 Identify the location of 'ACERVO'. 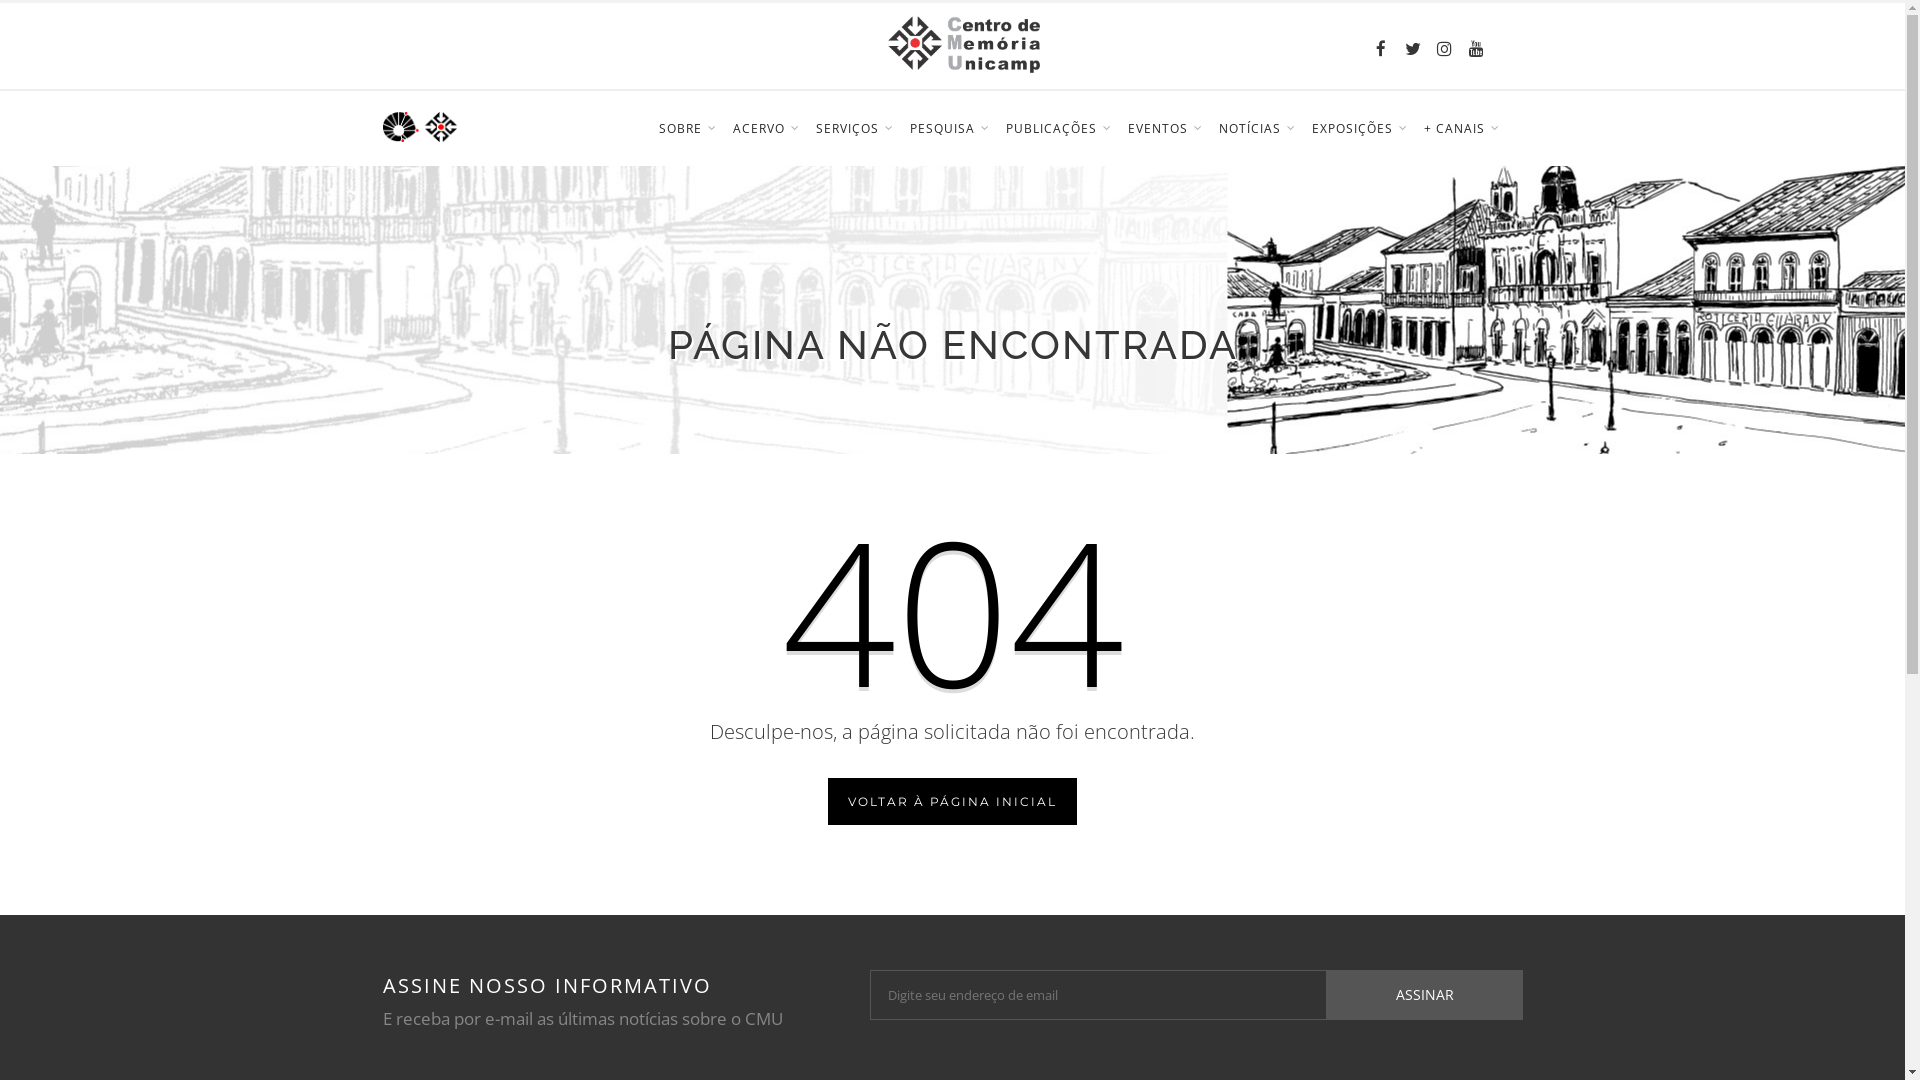
(764, 128).